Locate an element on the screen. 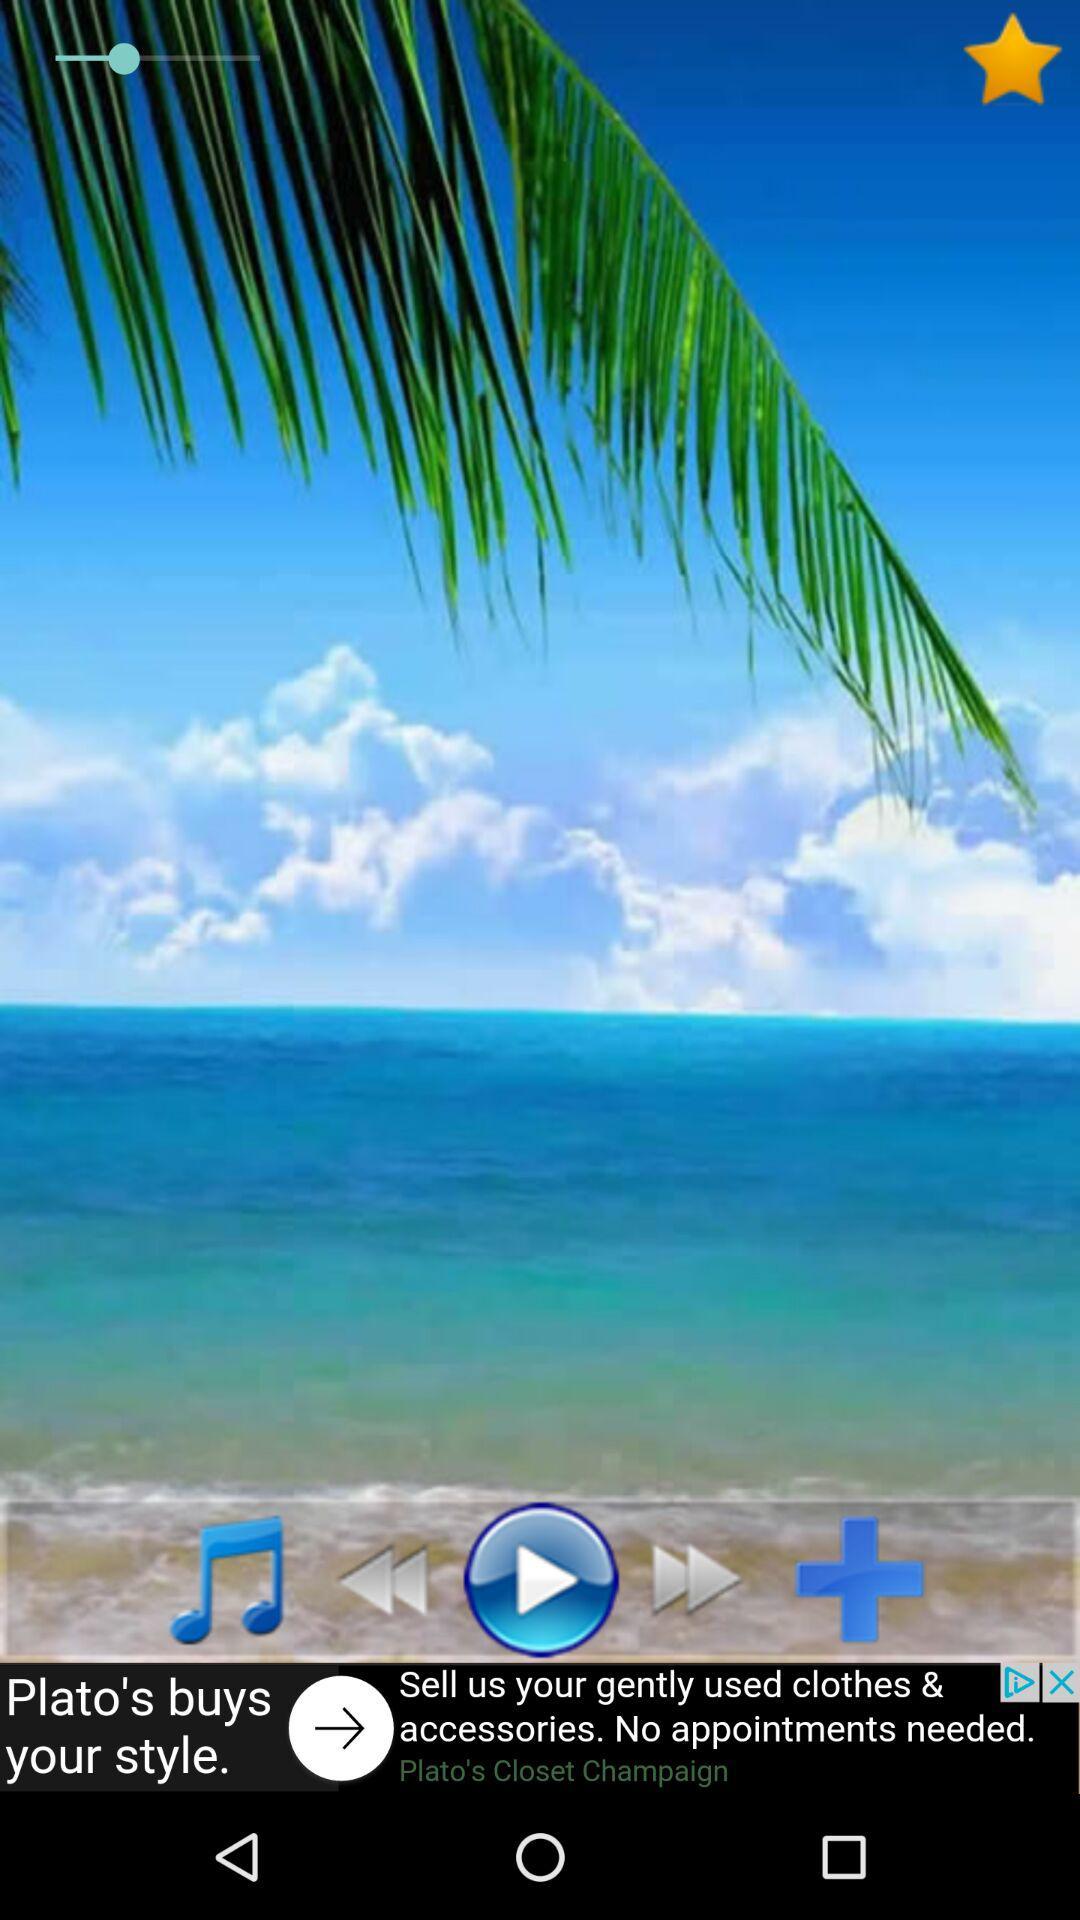 The image size is (1080, 1920). the add icon is located at coordinates (874, 1577).